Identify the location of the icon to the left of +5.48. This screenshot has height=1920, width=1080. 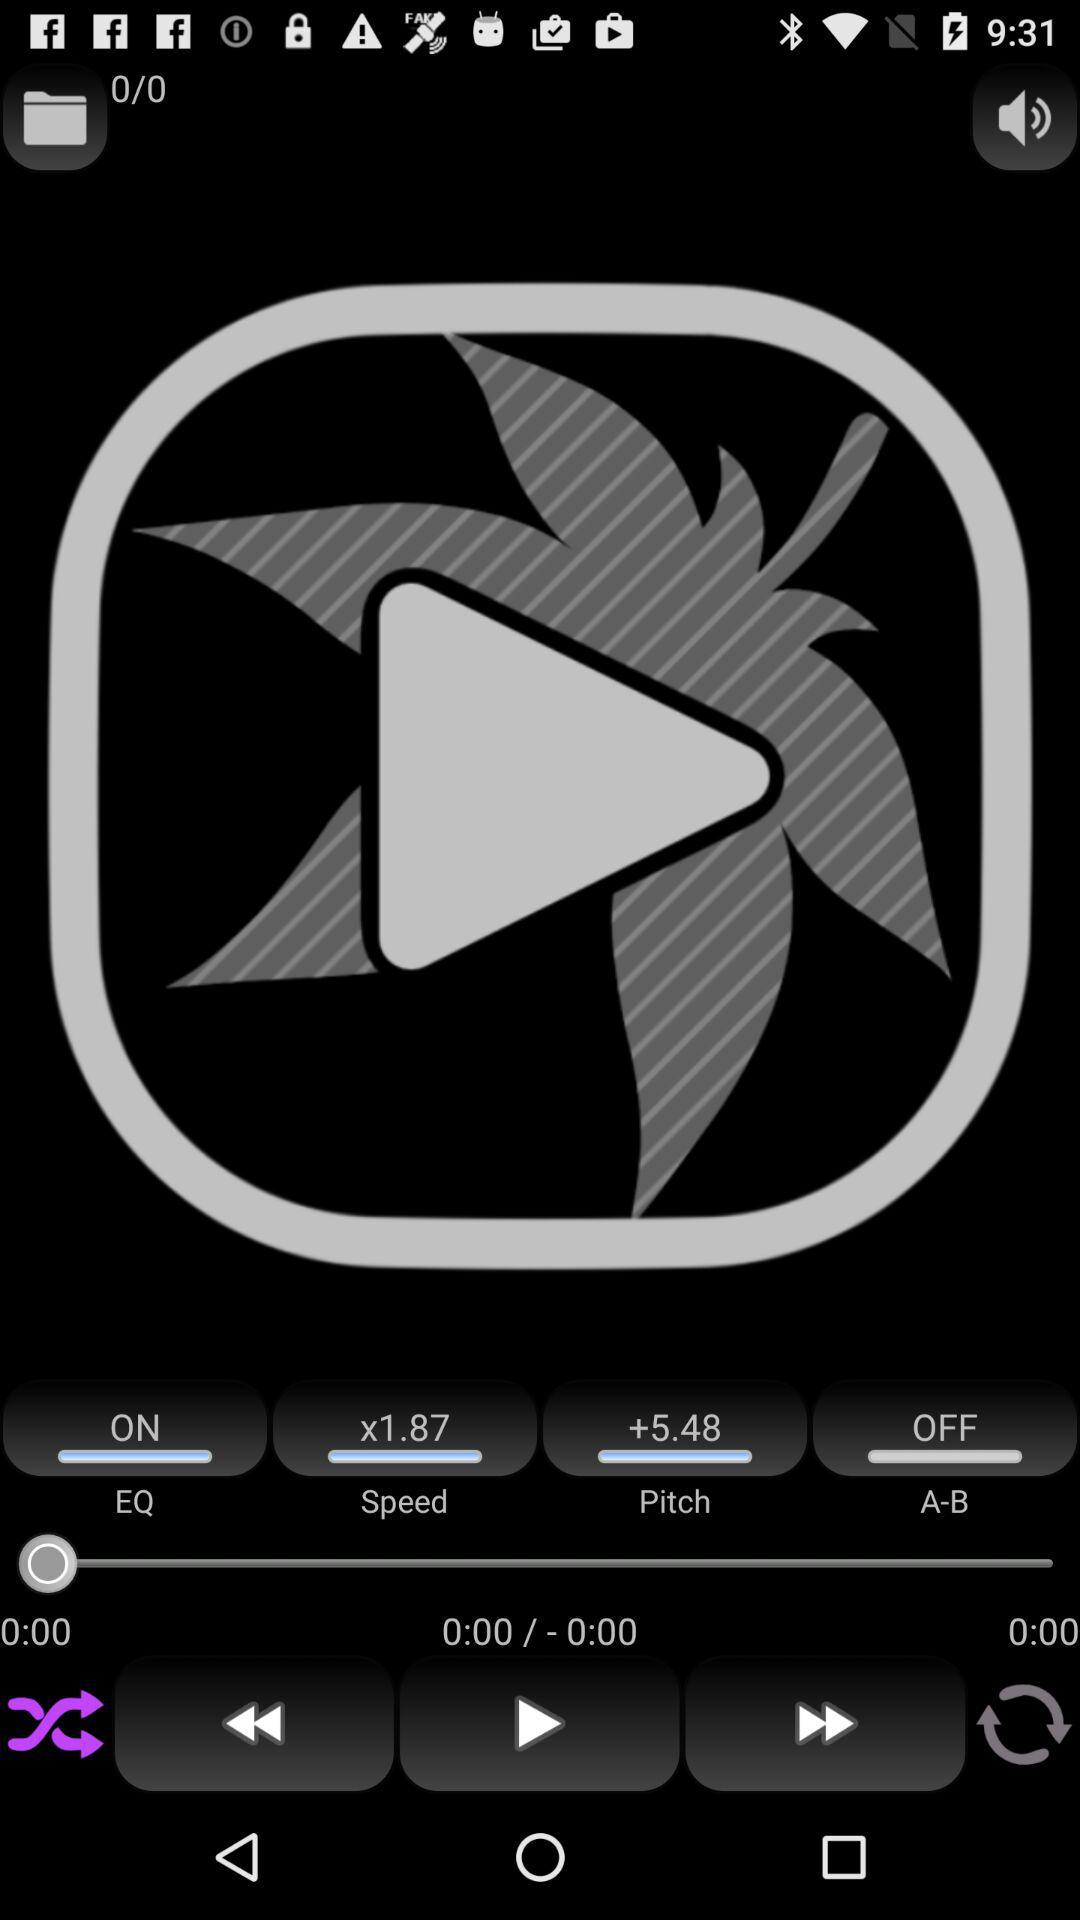
(405, 1428).